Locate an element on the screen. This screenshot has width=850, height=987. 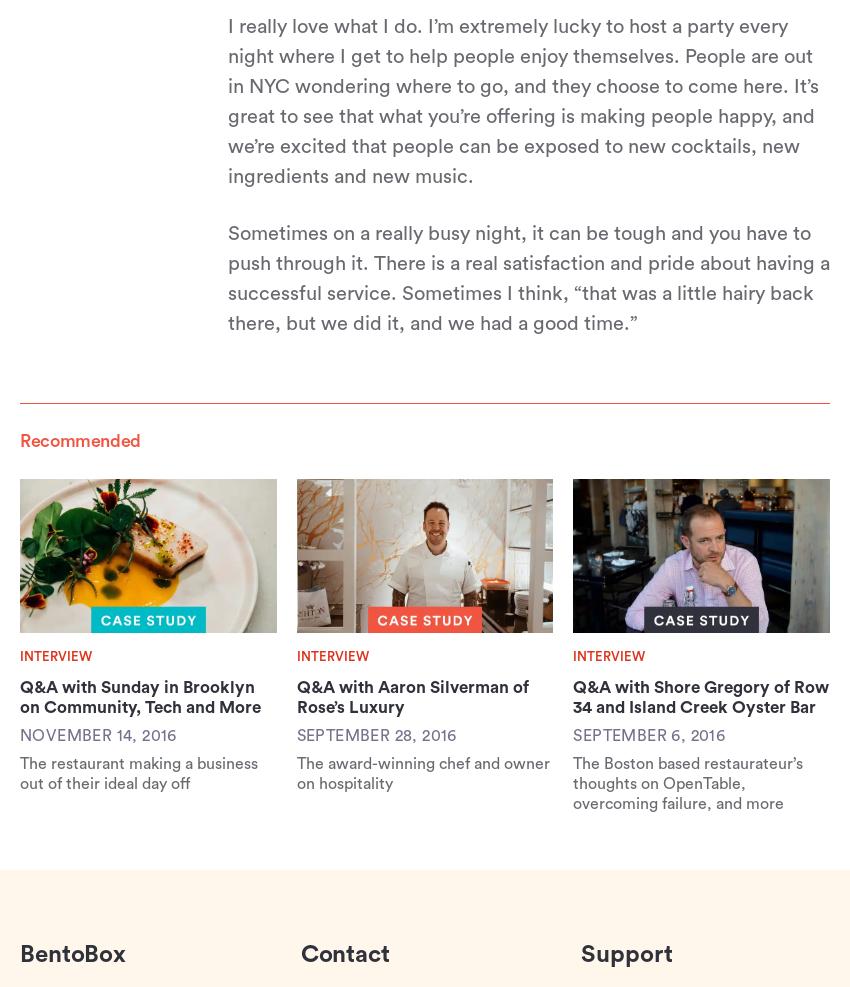
'The Boston based restaurateur’s thoughts on OpenTable, overcoming failure, and more' is located at coordinates (686, 782).